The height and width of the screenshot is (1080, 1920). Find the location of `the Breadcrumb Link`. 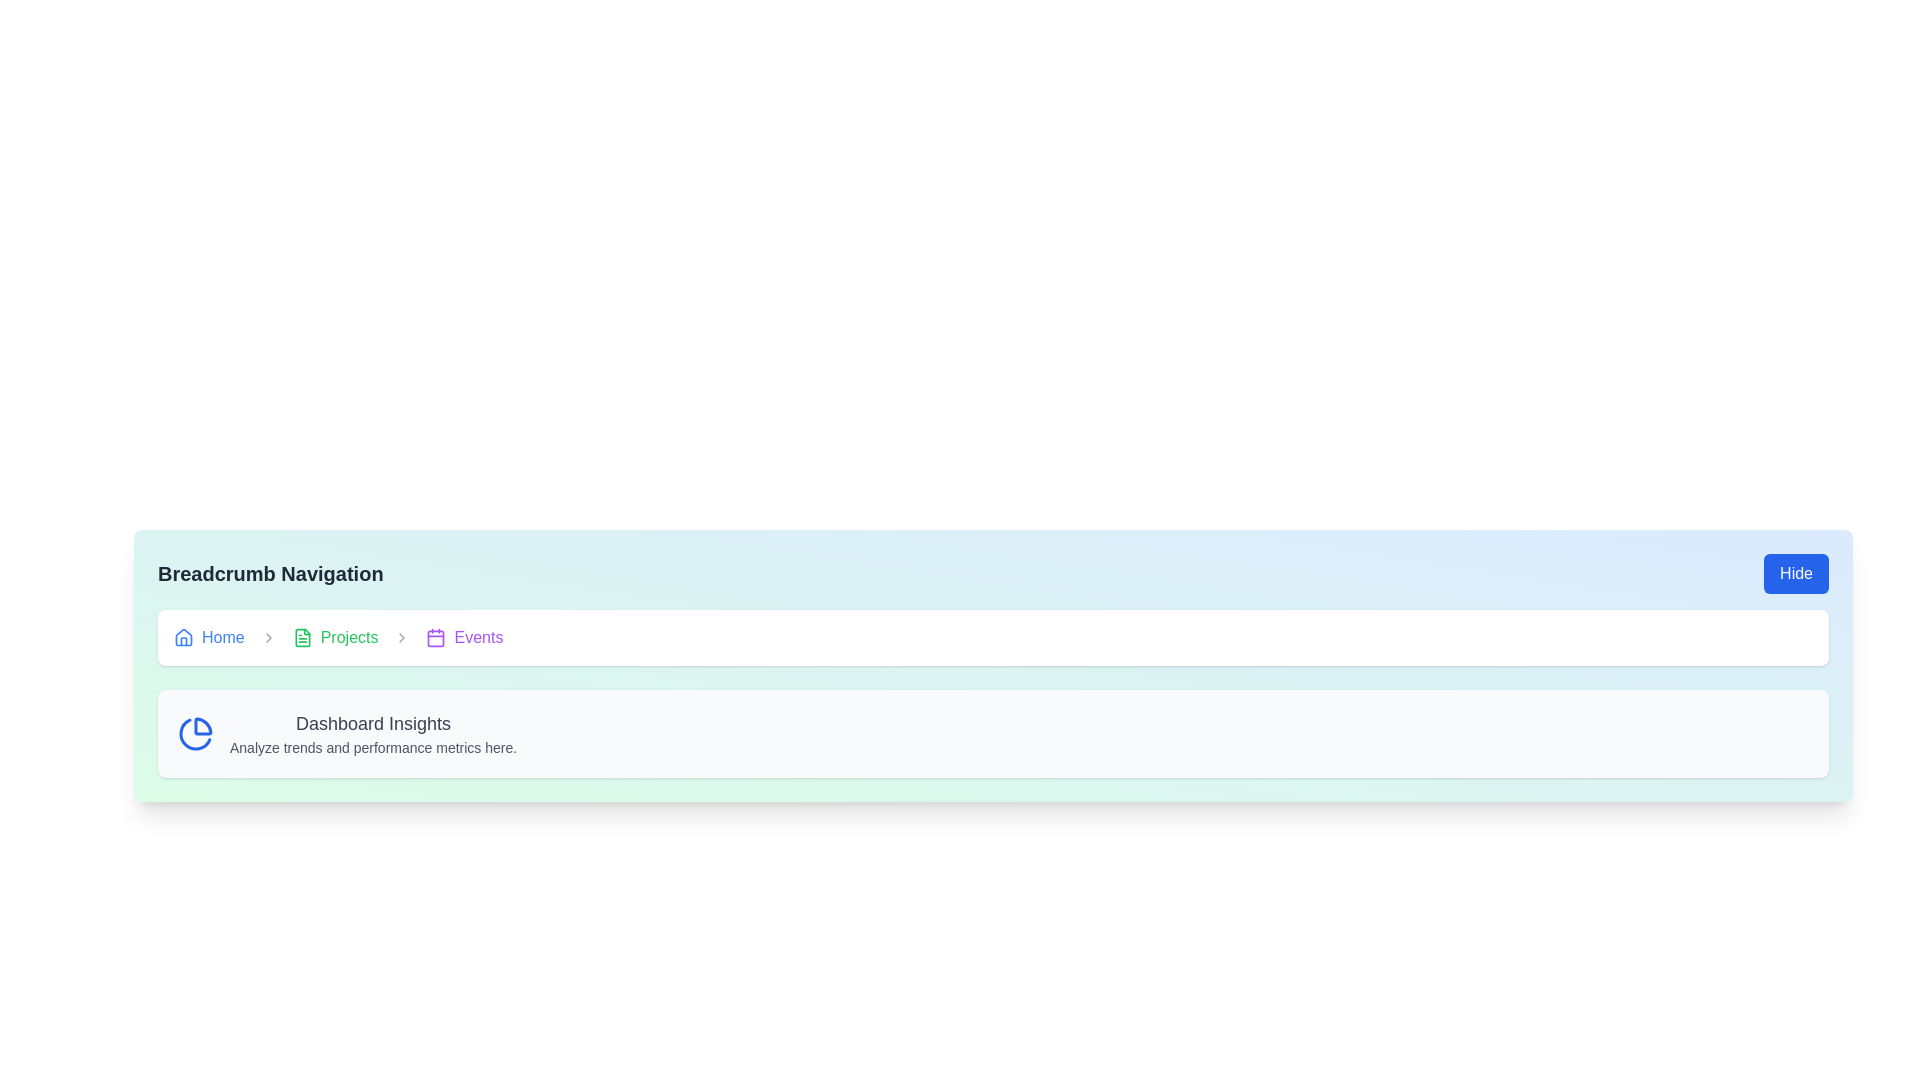

the Breadcrumb Link is located at coordinates (209, 637).